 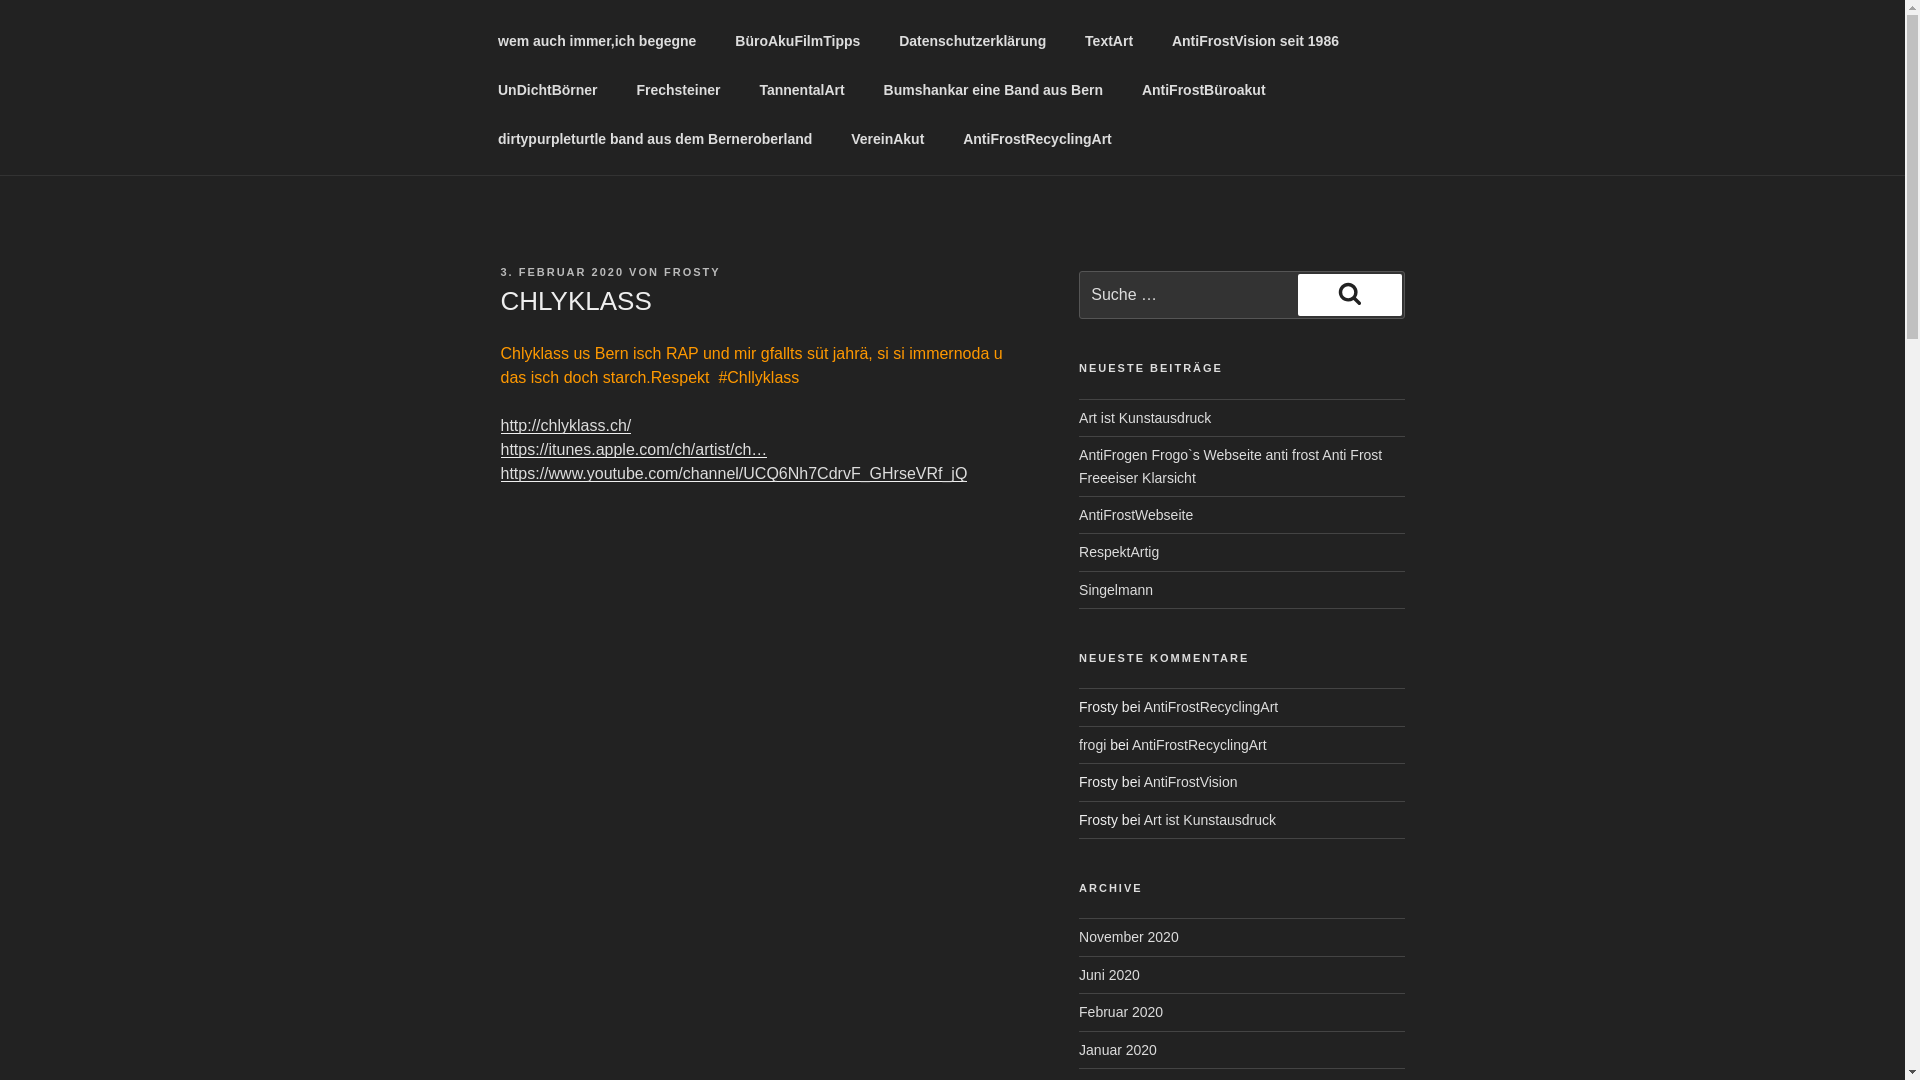 I want to click on '3. FEBRUAR 2020', so click(x=560, y=272).